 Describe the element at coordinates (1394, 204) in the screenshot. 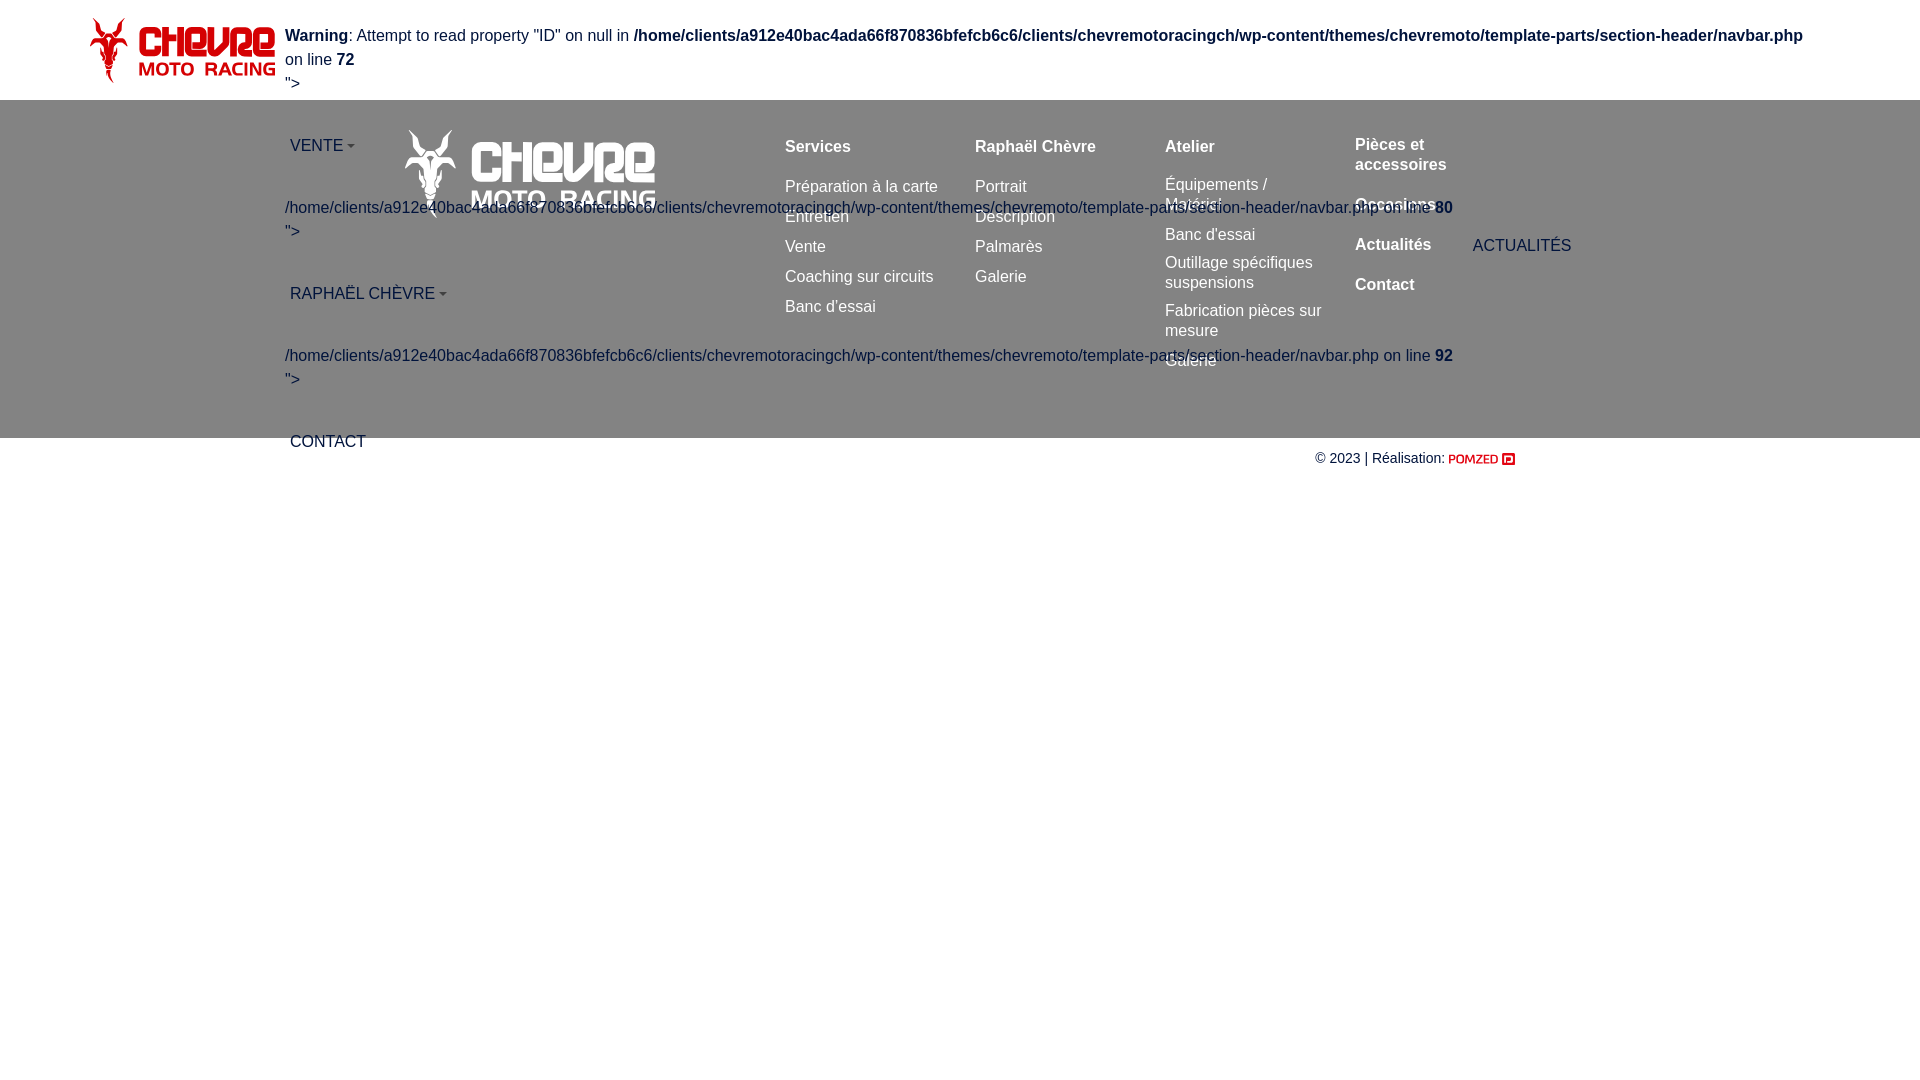

I see `'Occasions'` at that location.